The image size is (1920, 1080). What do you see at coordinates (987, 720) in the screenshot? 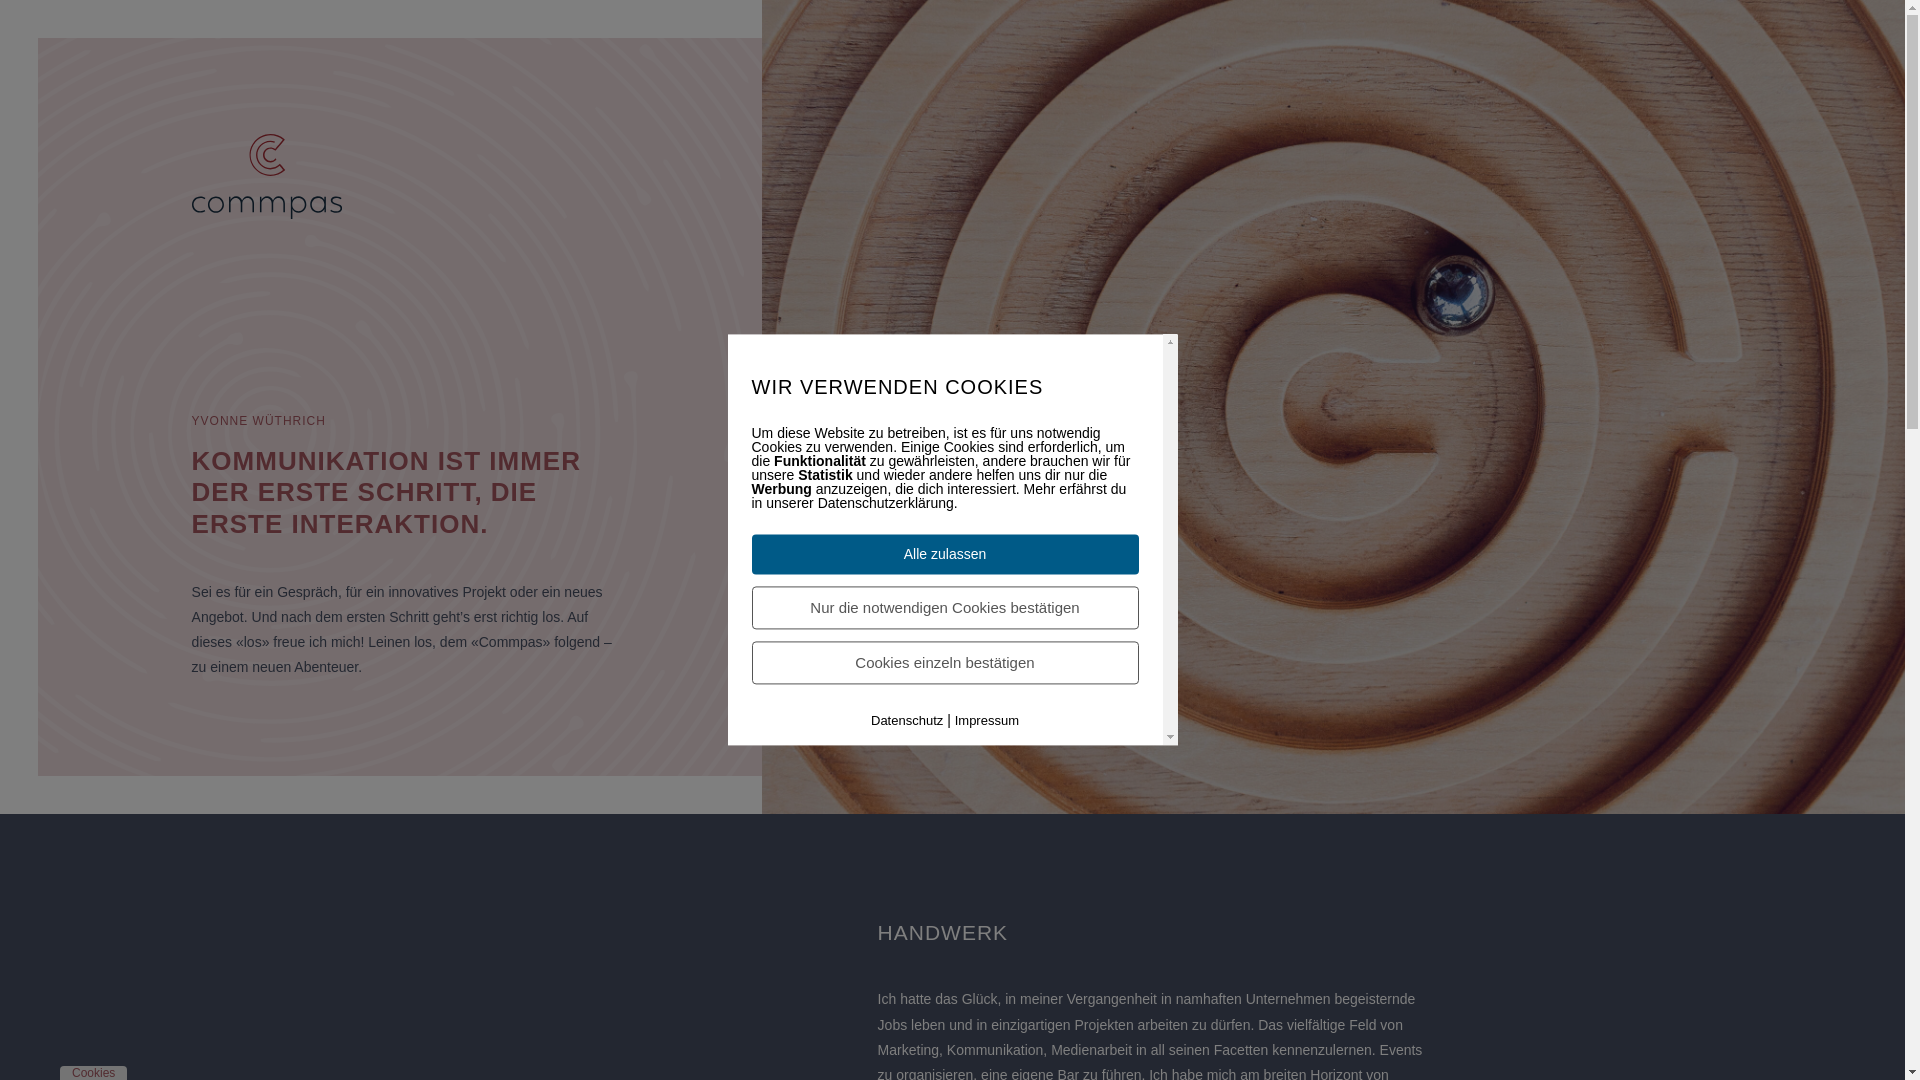
I see `'Impressum'` at bounding box center [987, 720].